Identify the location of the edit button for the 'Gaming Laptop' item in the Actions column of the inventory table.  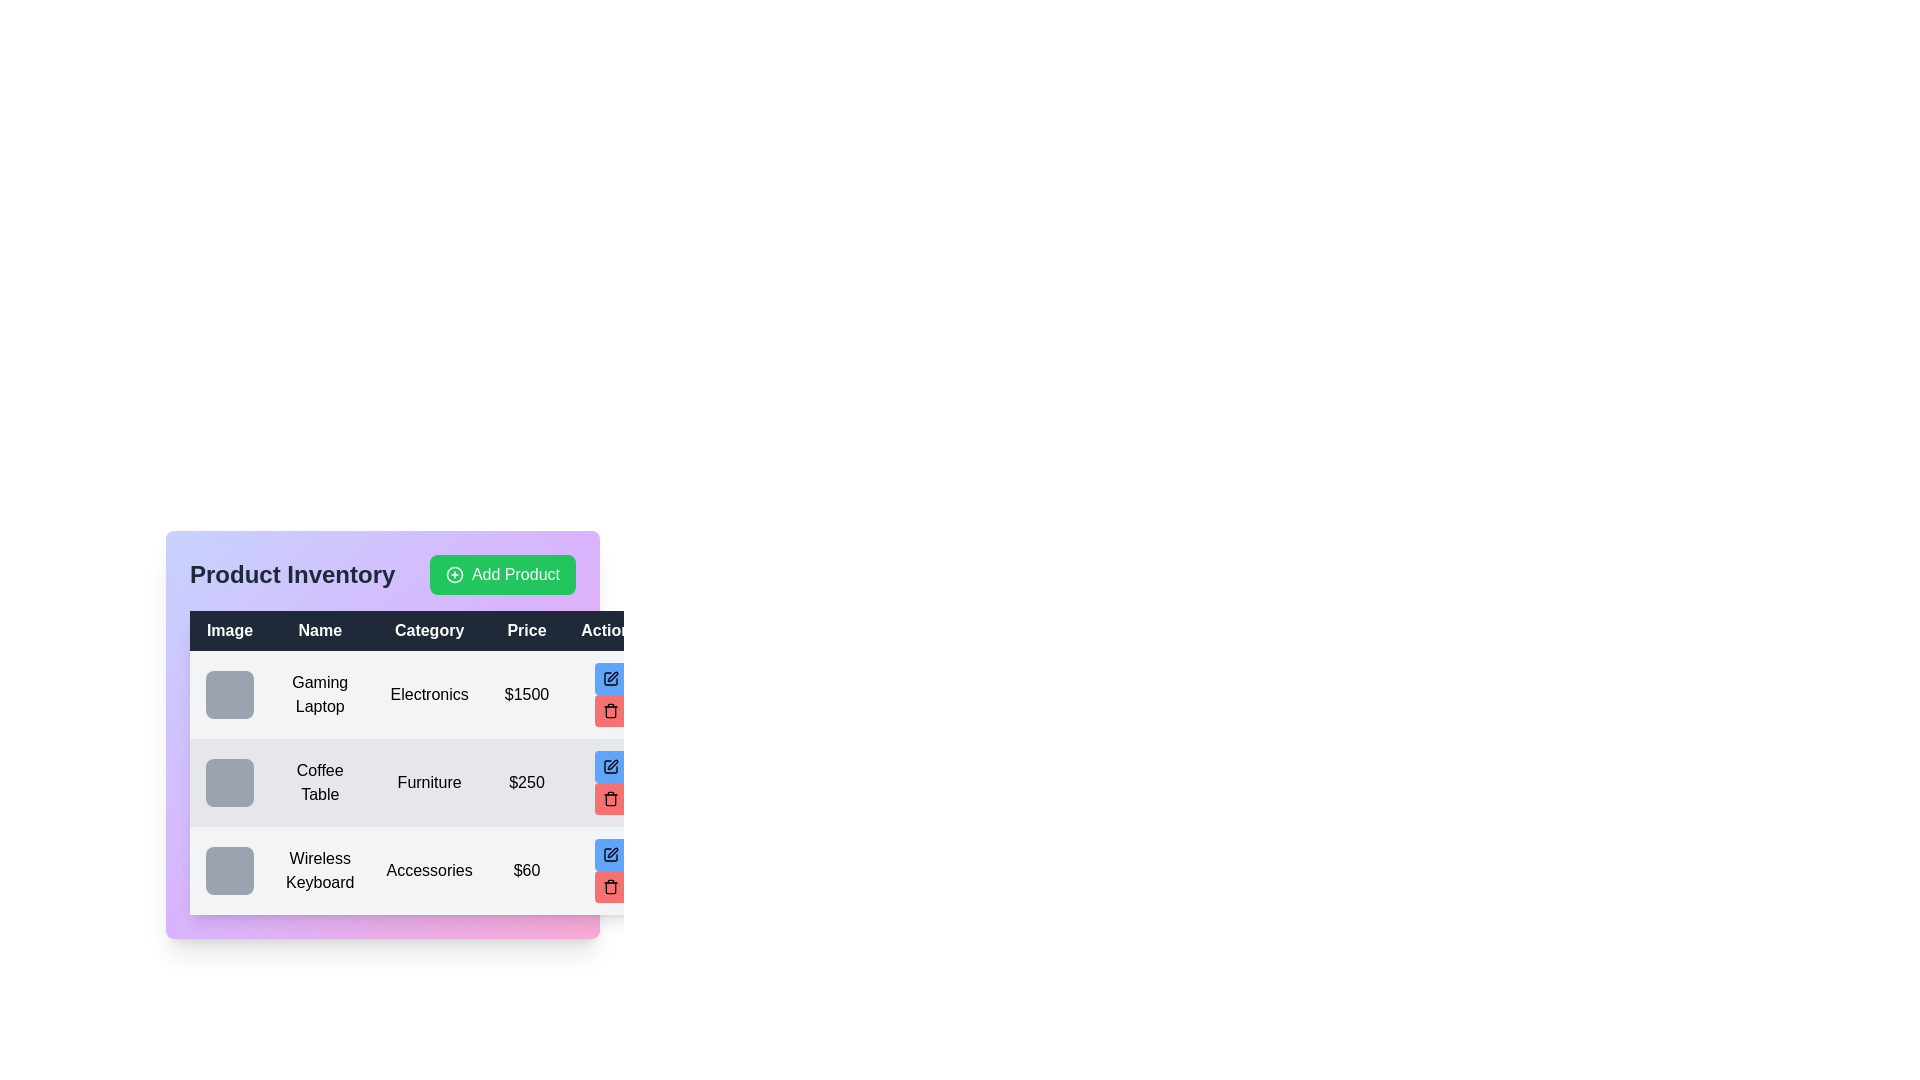
(609, 677).